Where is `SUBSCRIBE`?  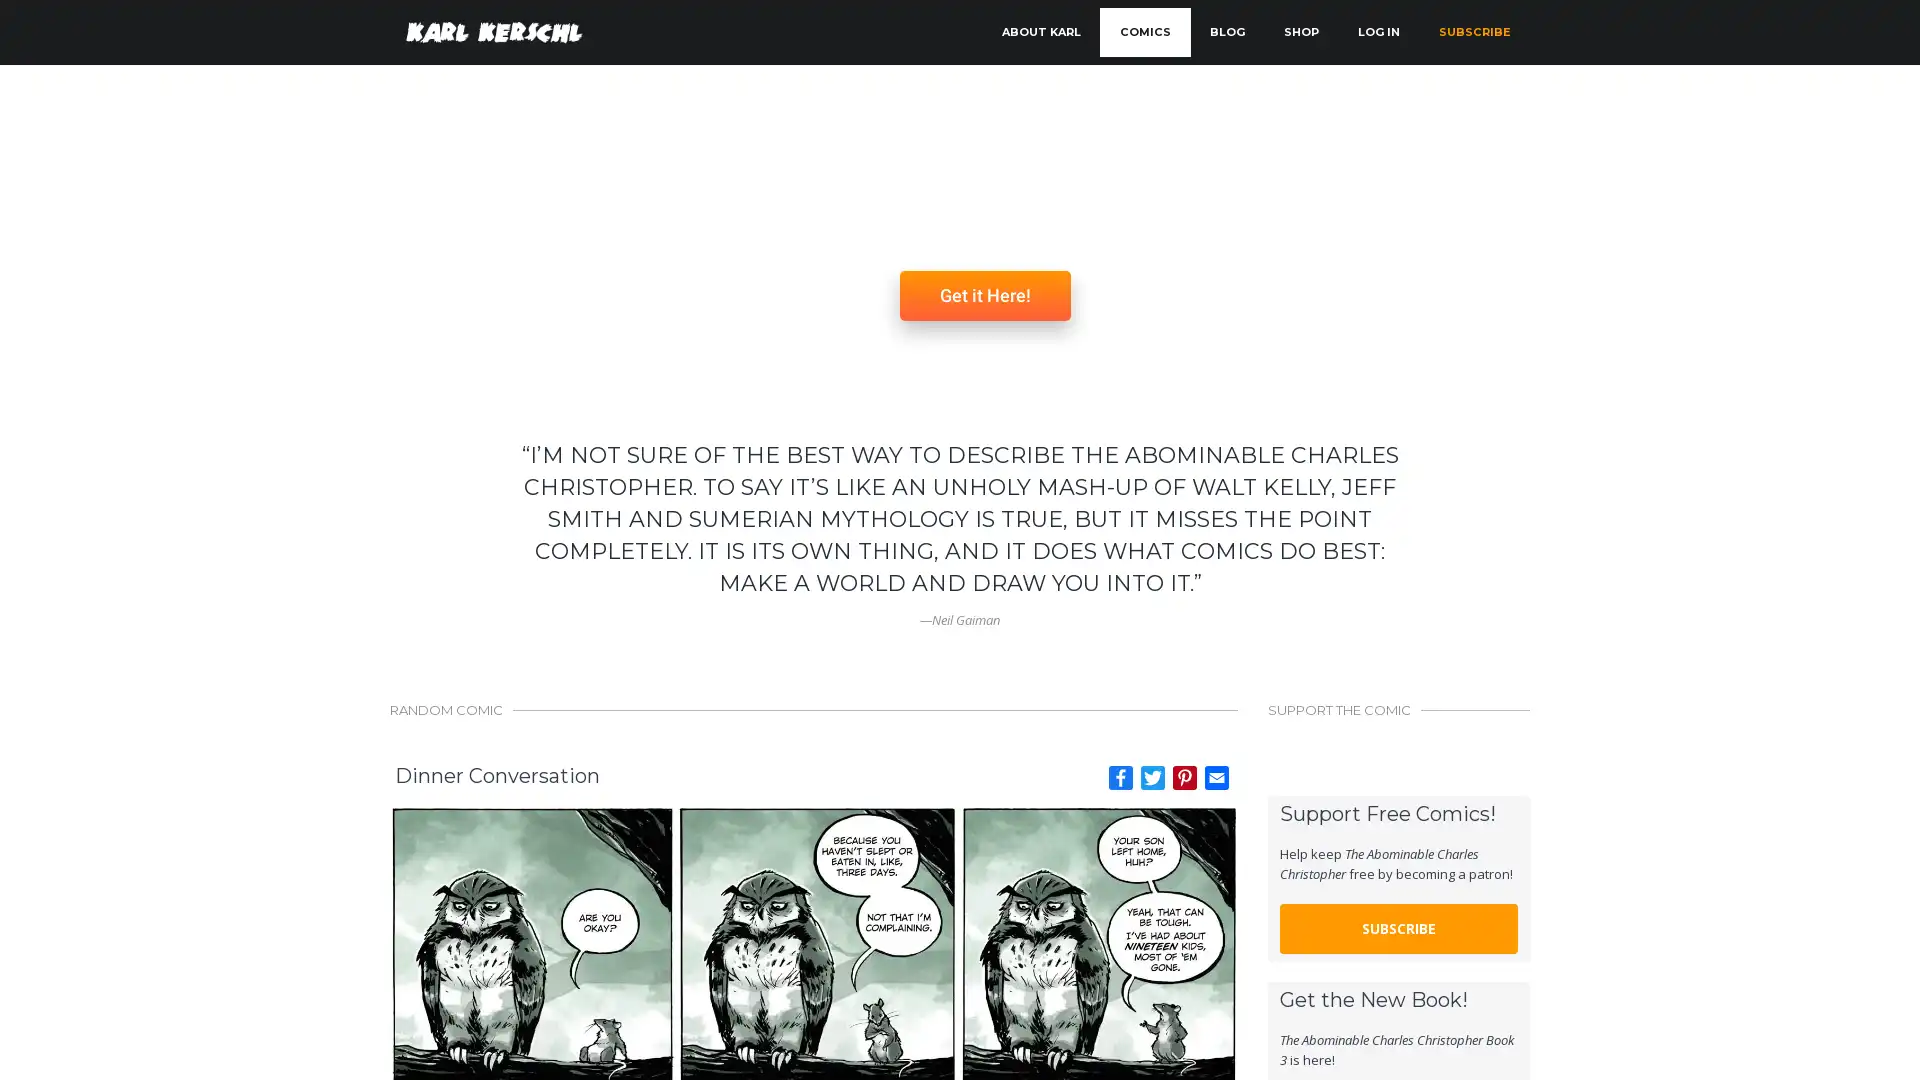
SUBSCRIBE is located at coordinates (1397, 929).